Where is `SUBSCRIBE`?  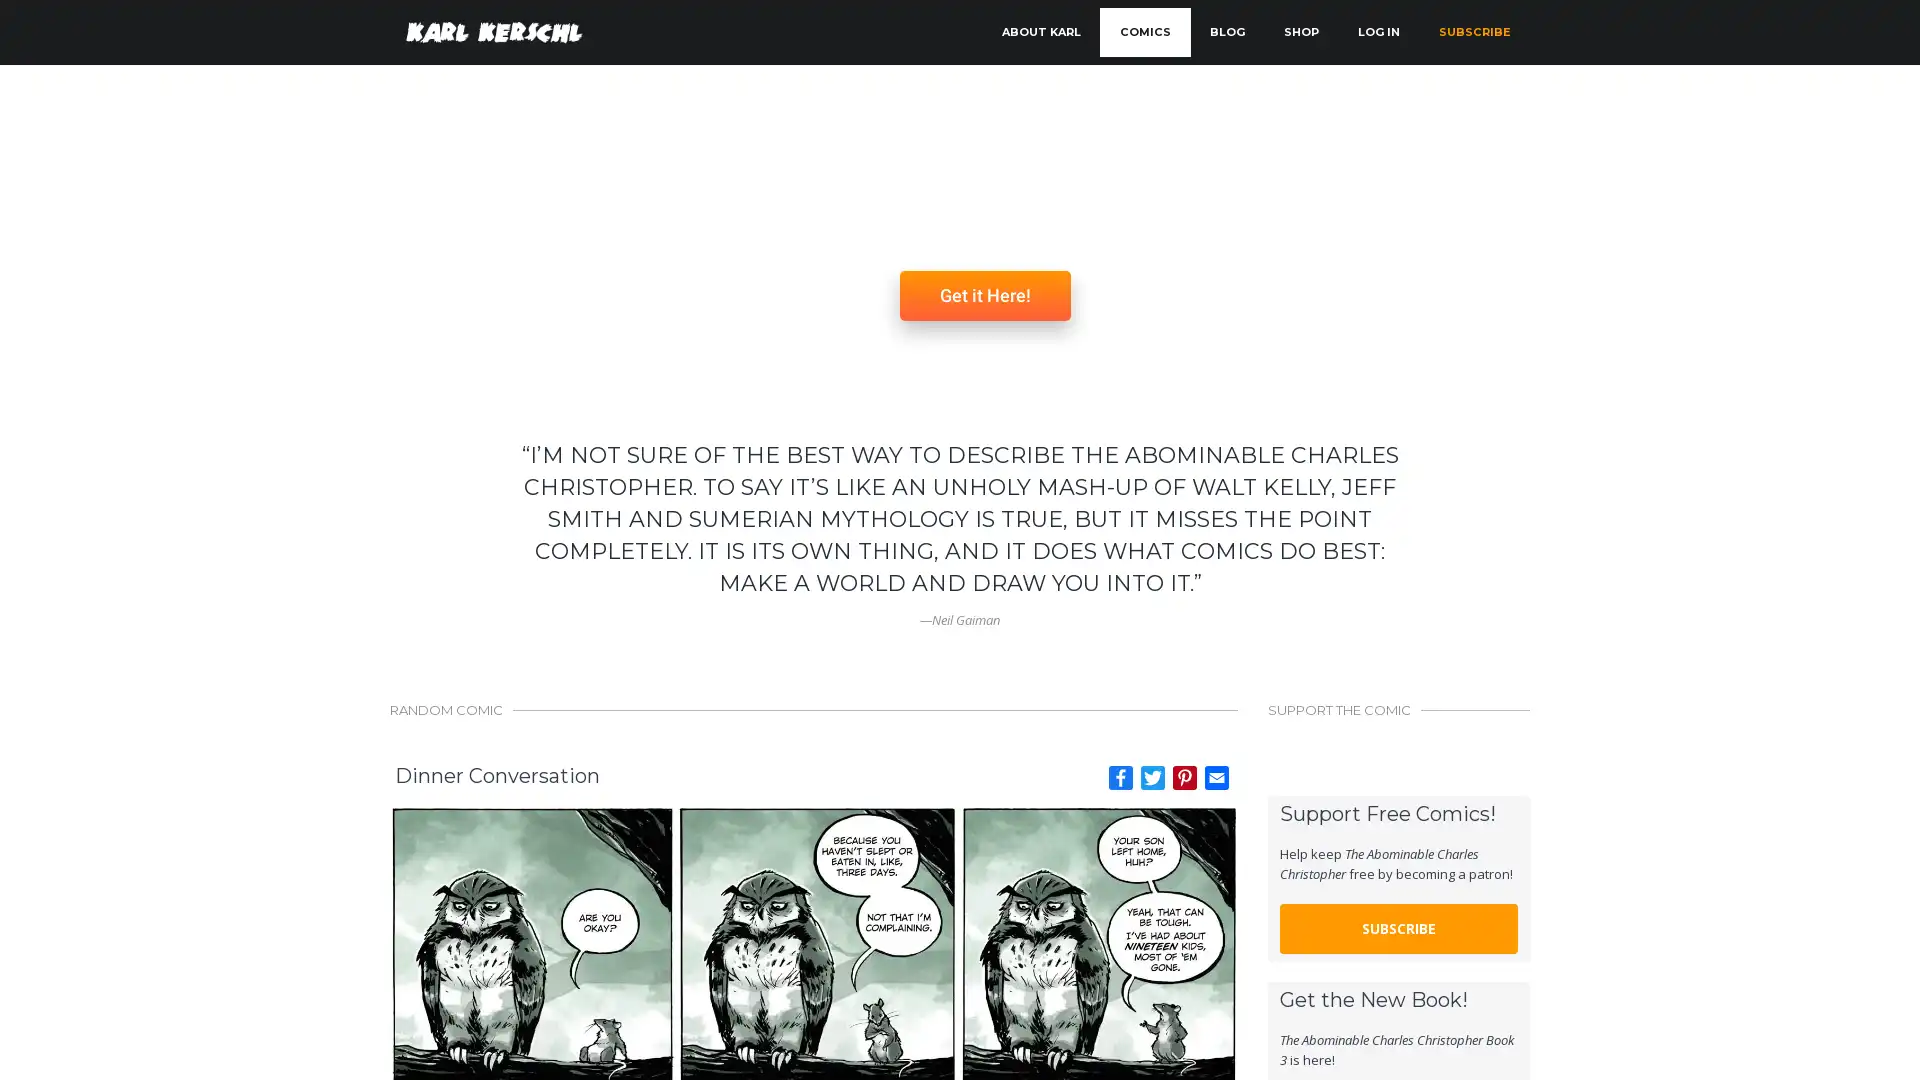
SUBSCRIBE is located at coordinates (1397, 929).